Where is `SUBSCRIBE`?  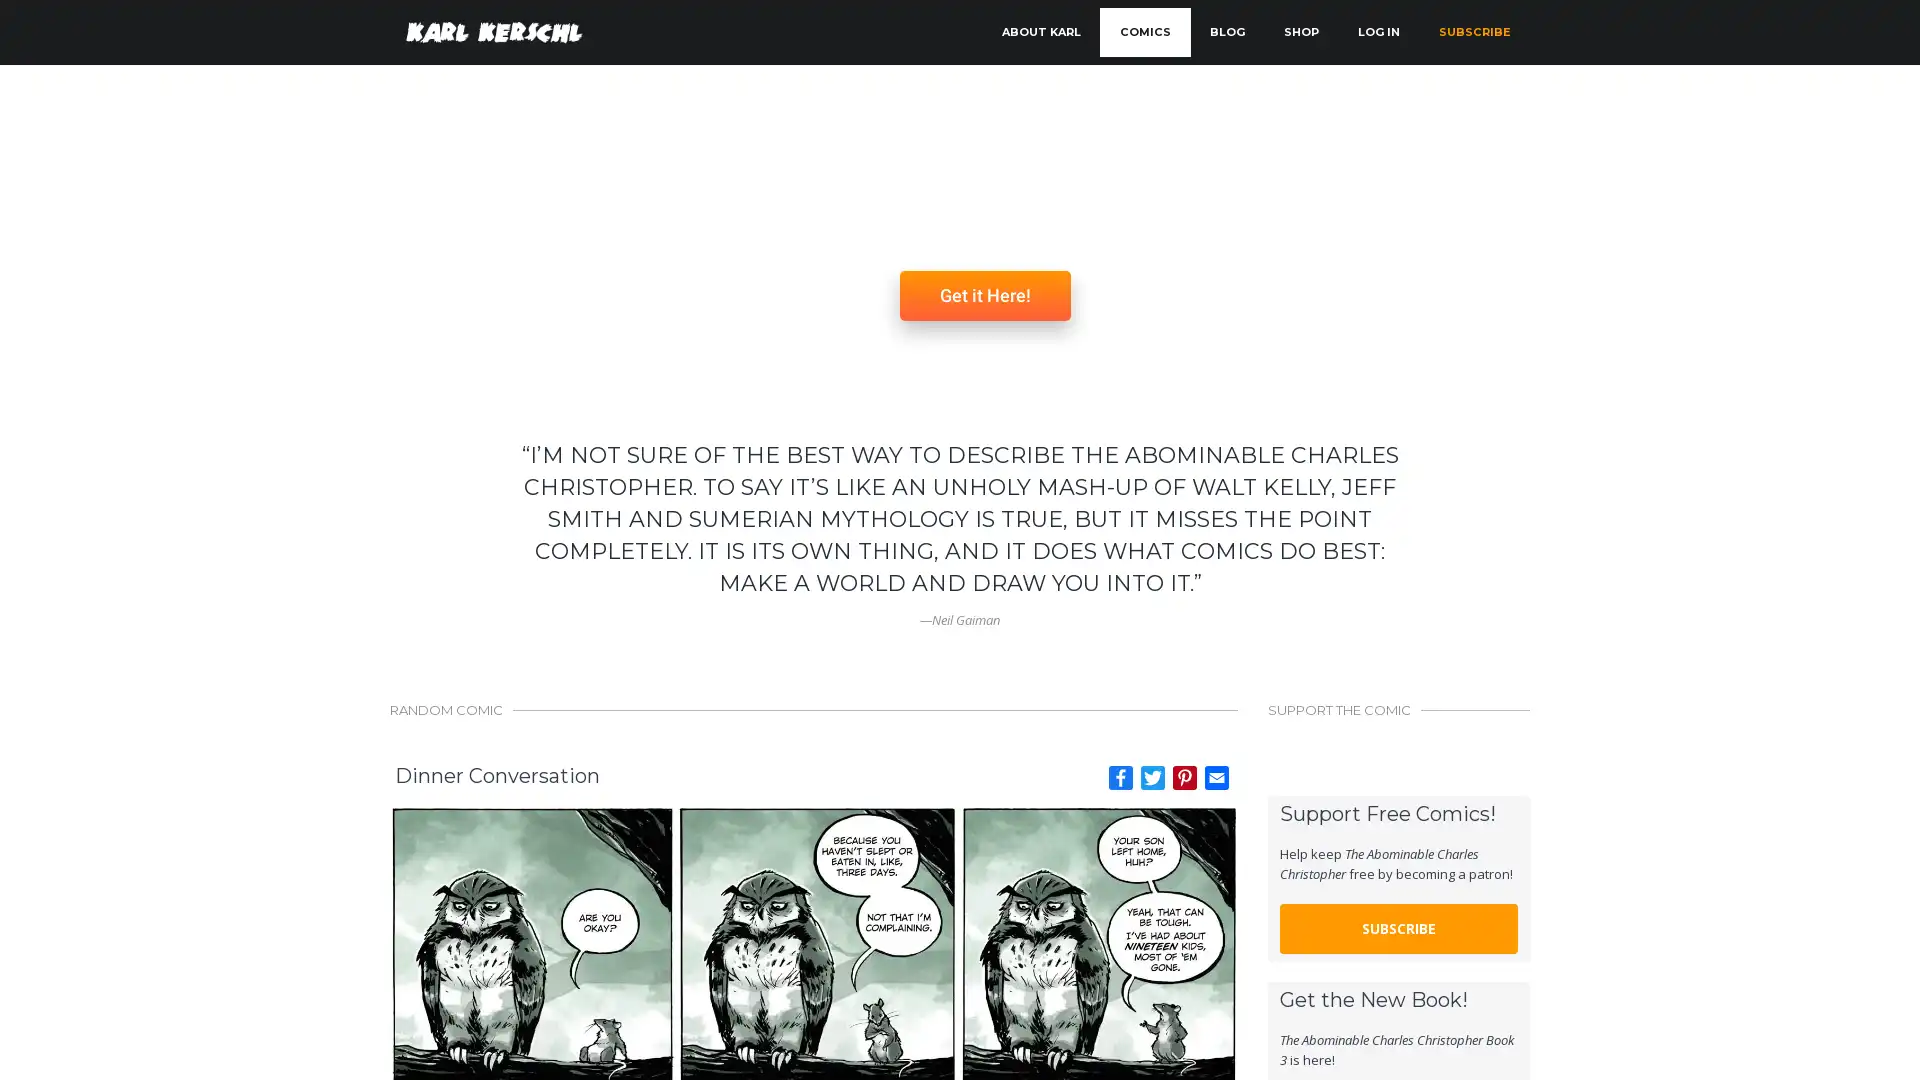
SUBSCRIBE is located at coordinates (1397, 929).